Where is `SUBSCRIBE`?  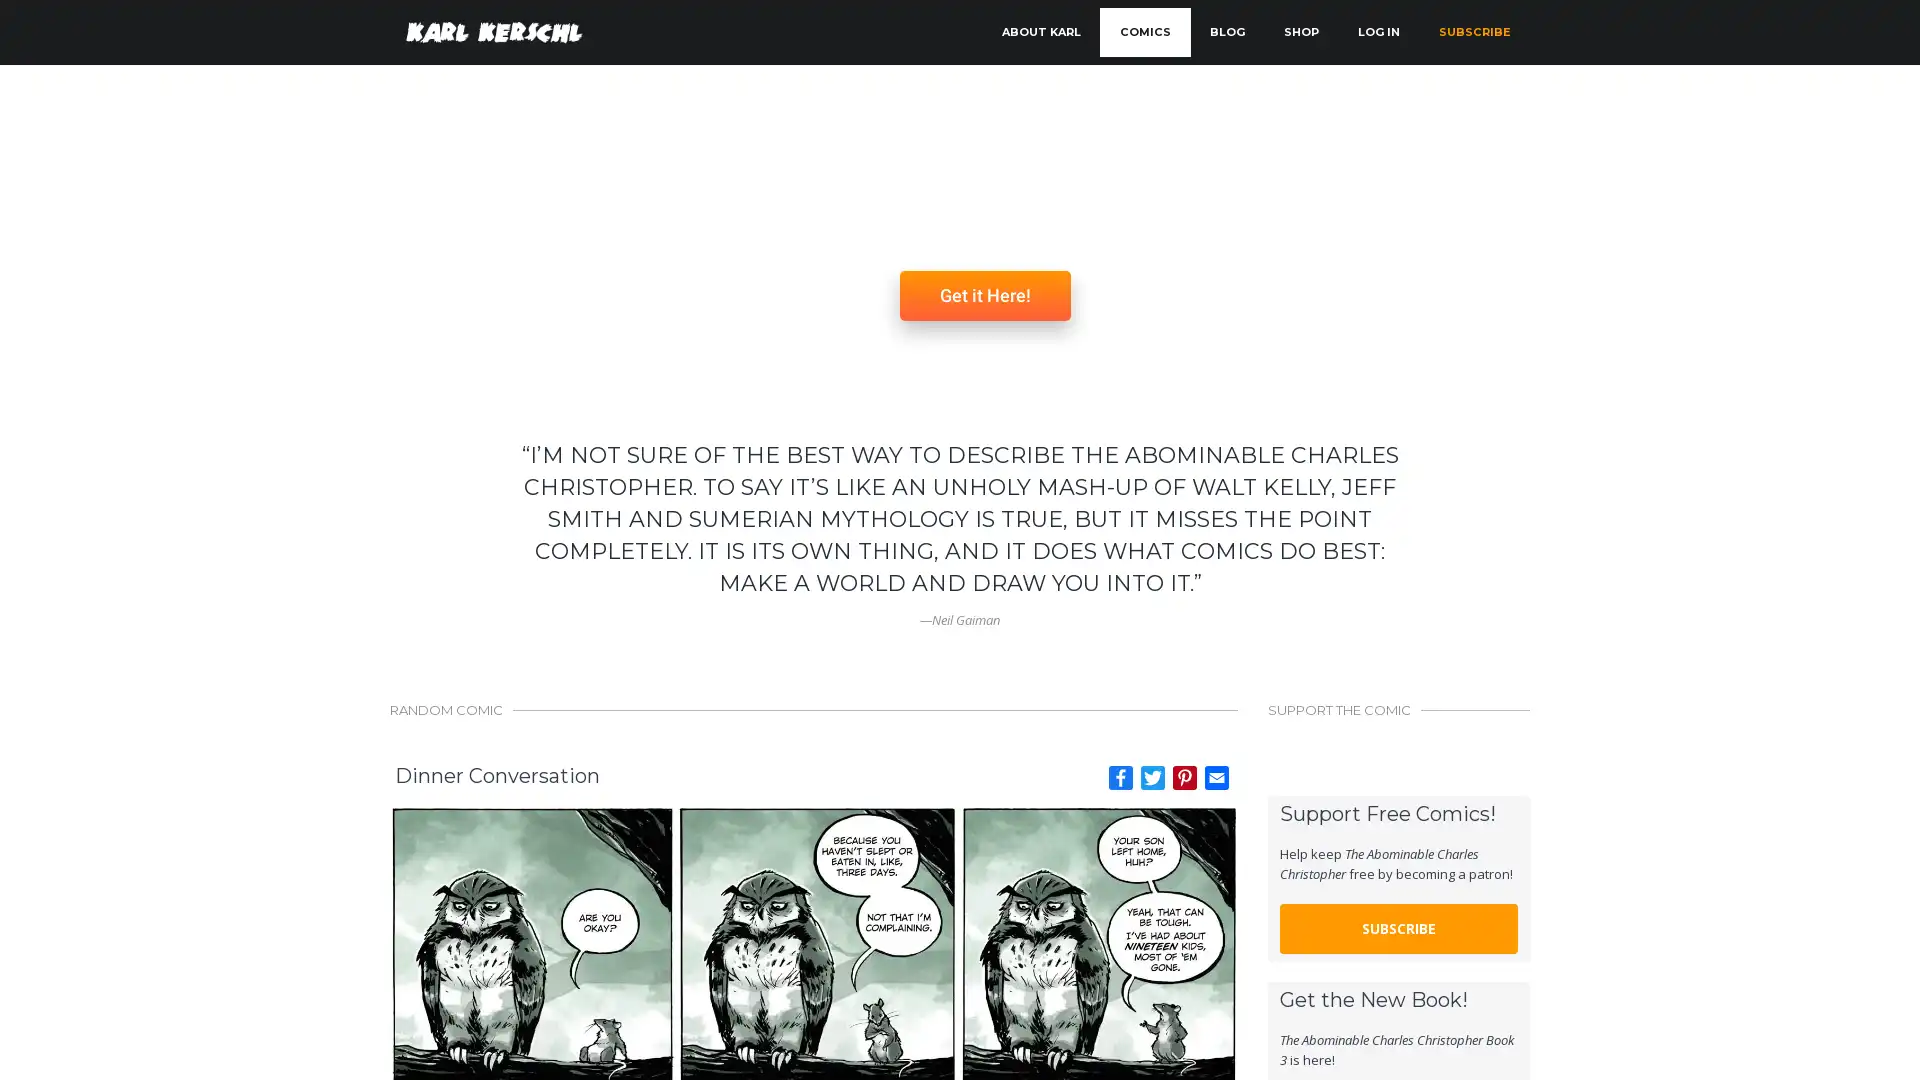
SUBSCRIBE is located at coordinates (1397, 929).